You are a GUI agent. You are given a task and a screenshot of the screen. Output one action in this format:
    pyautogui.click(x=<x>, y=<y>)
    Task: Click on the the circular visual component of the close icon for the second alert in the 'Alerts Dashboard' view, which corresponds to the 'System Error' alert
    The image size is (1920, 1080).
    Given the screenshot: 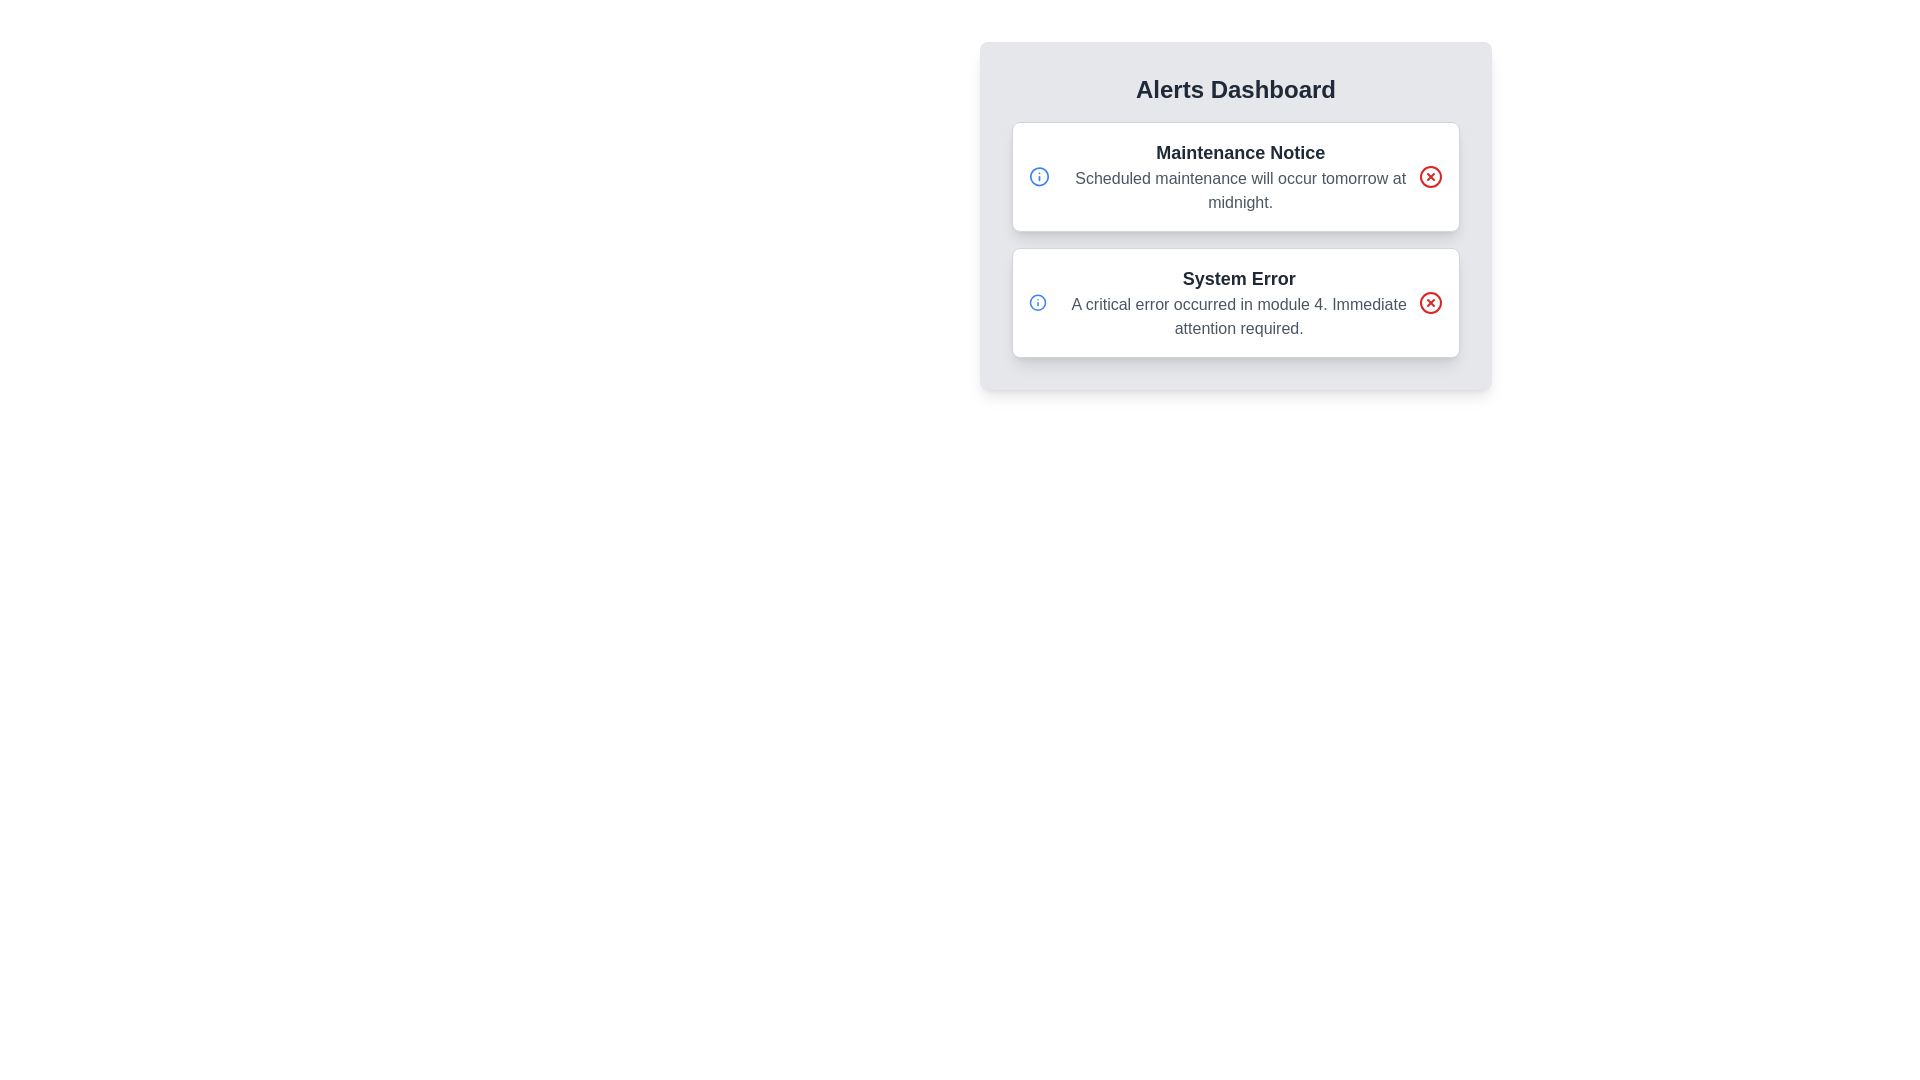 What is the action you would take?
    pyautogui.click(x=1429, y=303)
    